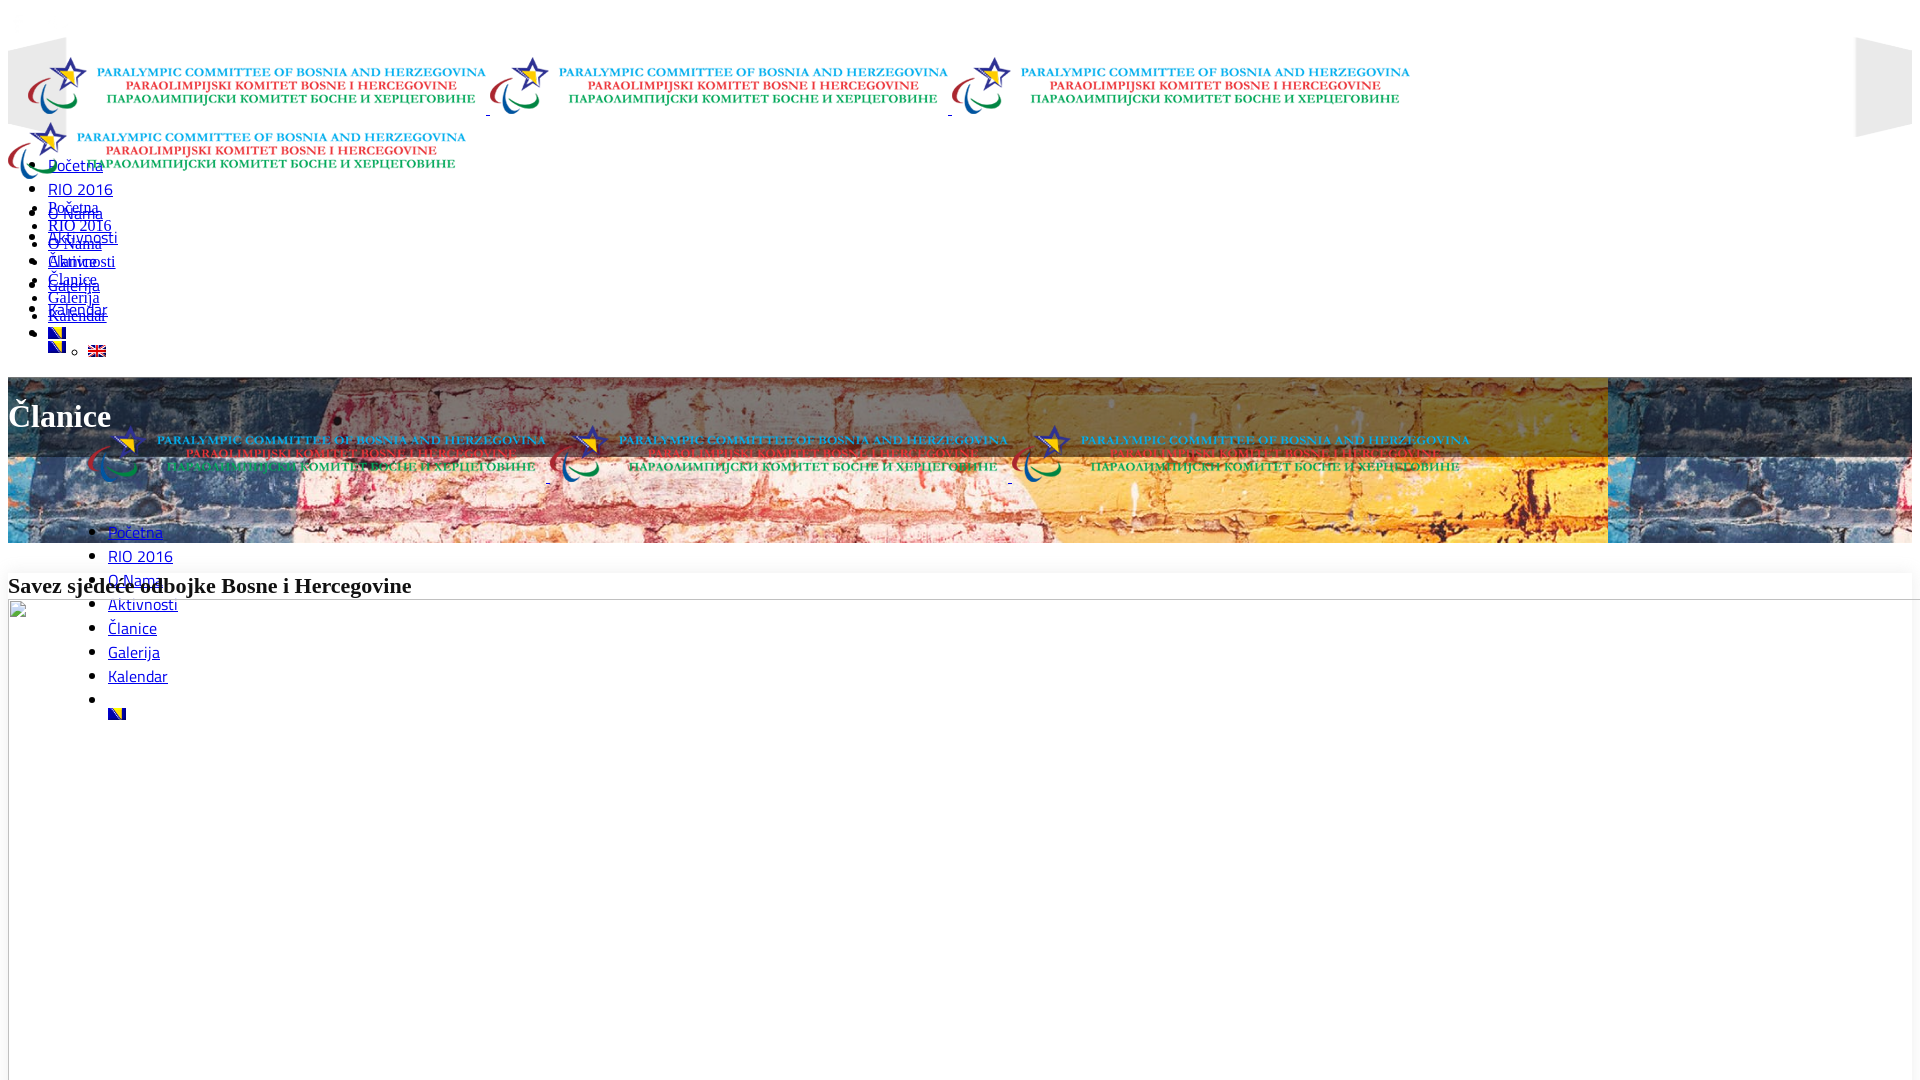  Describe the element at coordinates (80, 189) in the screenshot. I see `'RIO 2016'` at that location.